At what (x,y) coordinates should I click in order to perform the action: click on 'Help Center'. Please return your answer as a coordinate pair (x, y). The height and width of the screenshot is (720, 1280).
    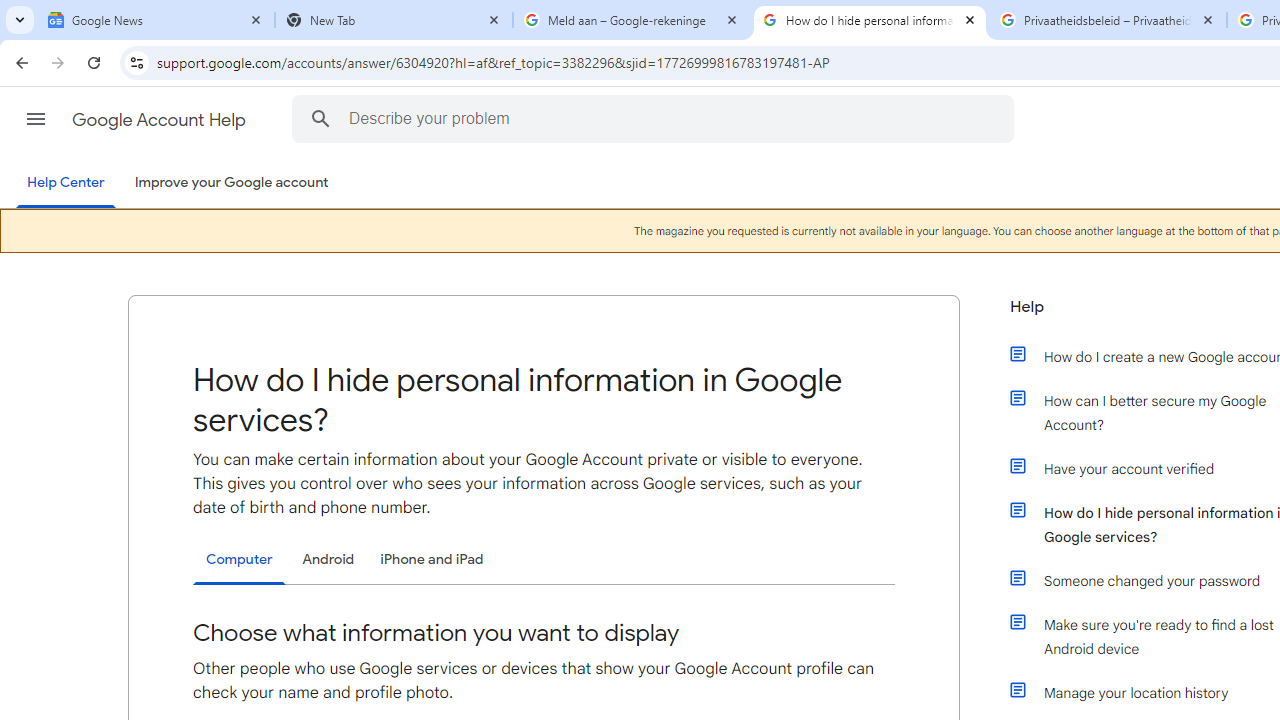
    Looking at the image, I should click on (65, 183).